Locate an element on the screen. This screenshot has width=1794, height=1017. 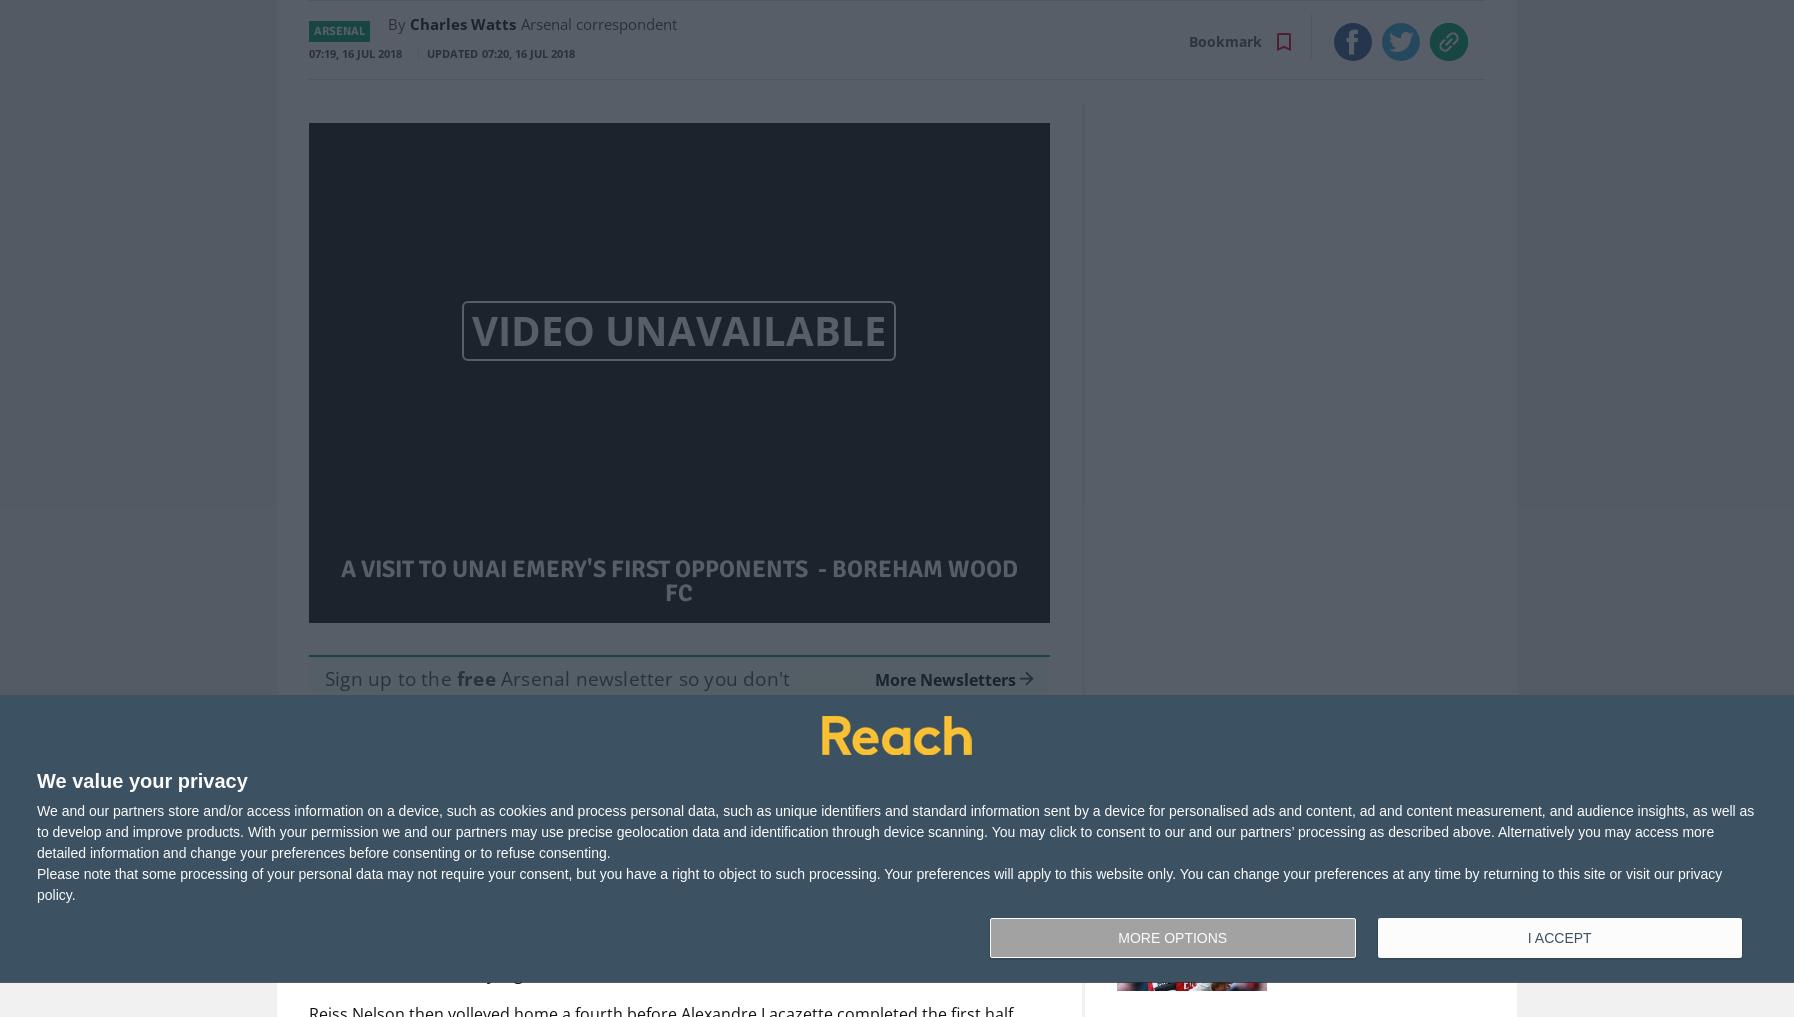
'A visit to Unai Emery's first opponents  - Boreham Wood FC' is located at coordinates (338, 580).